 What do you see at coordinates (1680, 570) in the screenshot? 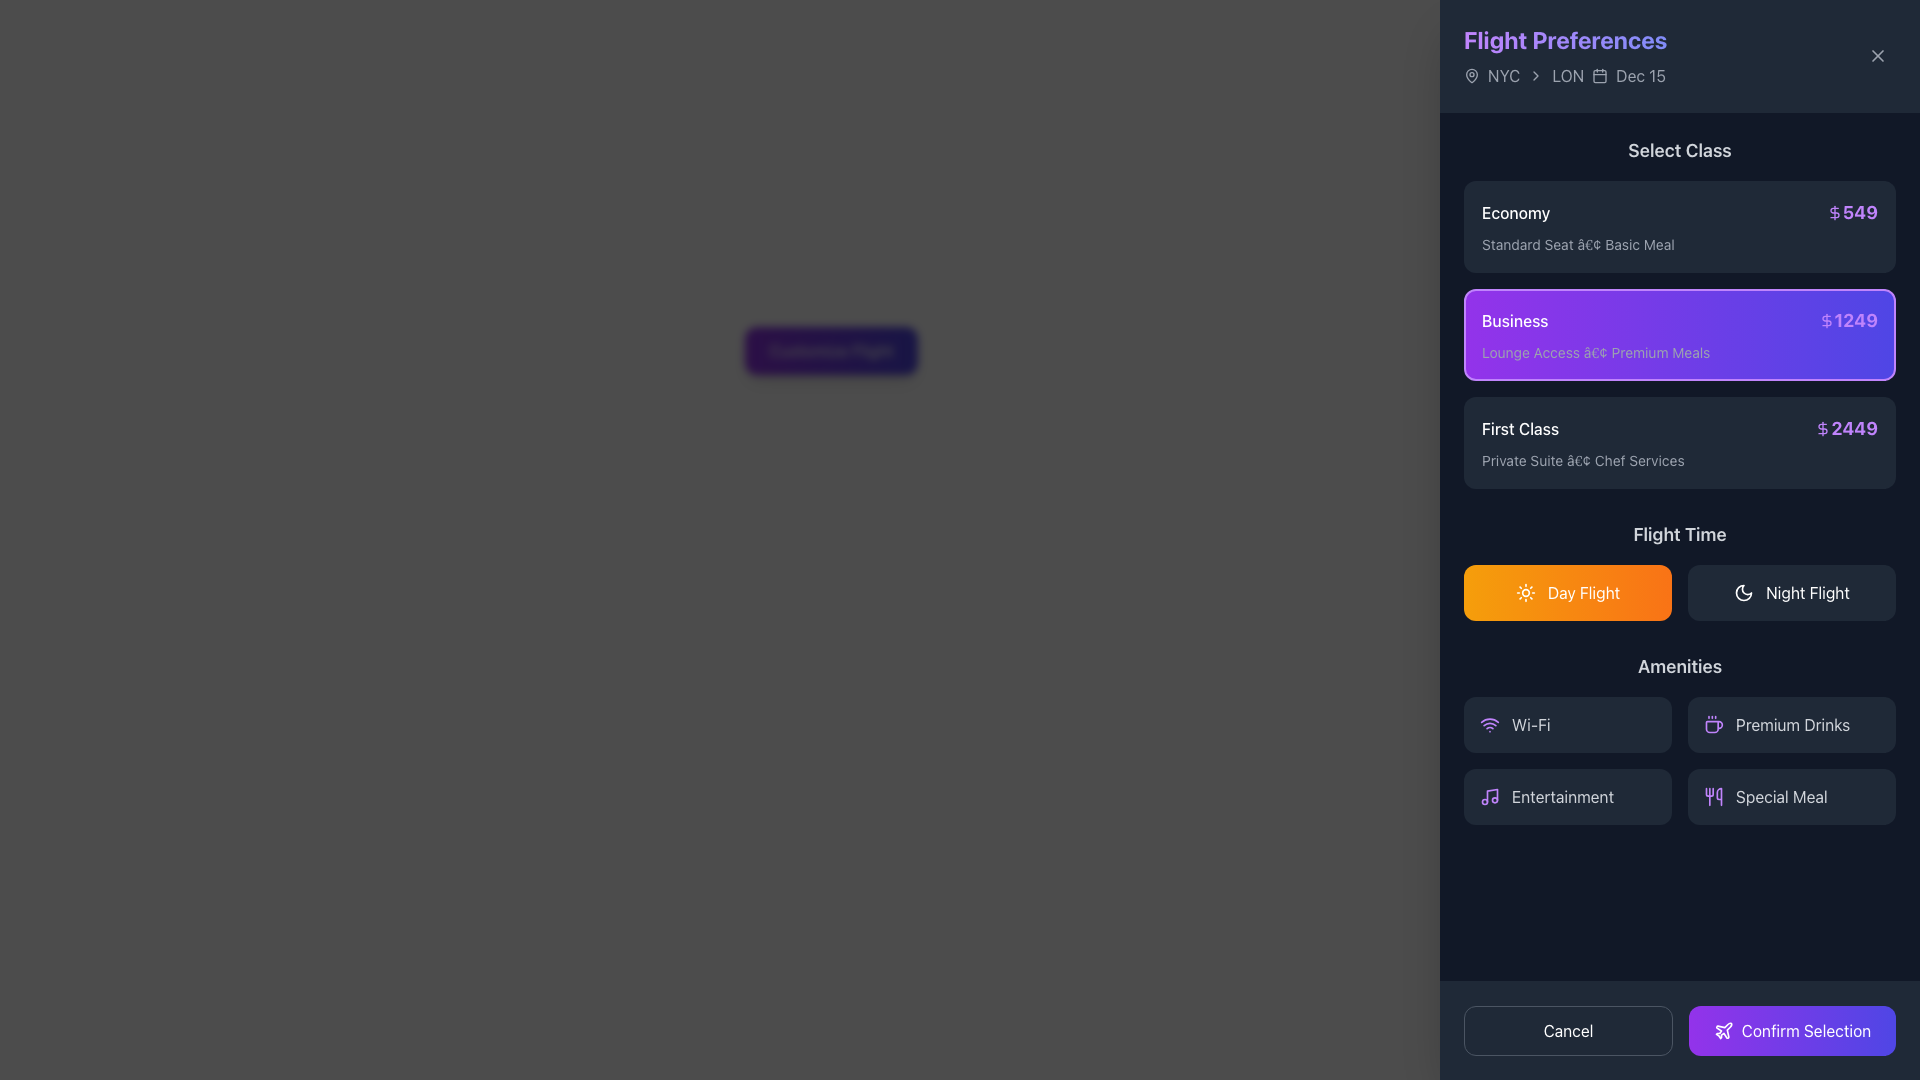
I see `the 'Day Flight' button in the 'Flight Time' section` at bounding box center [1680, 570].